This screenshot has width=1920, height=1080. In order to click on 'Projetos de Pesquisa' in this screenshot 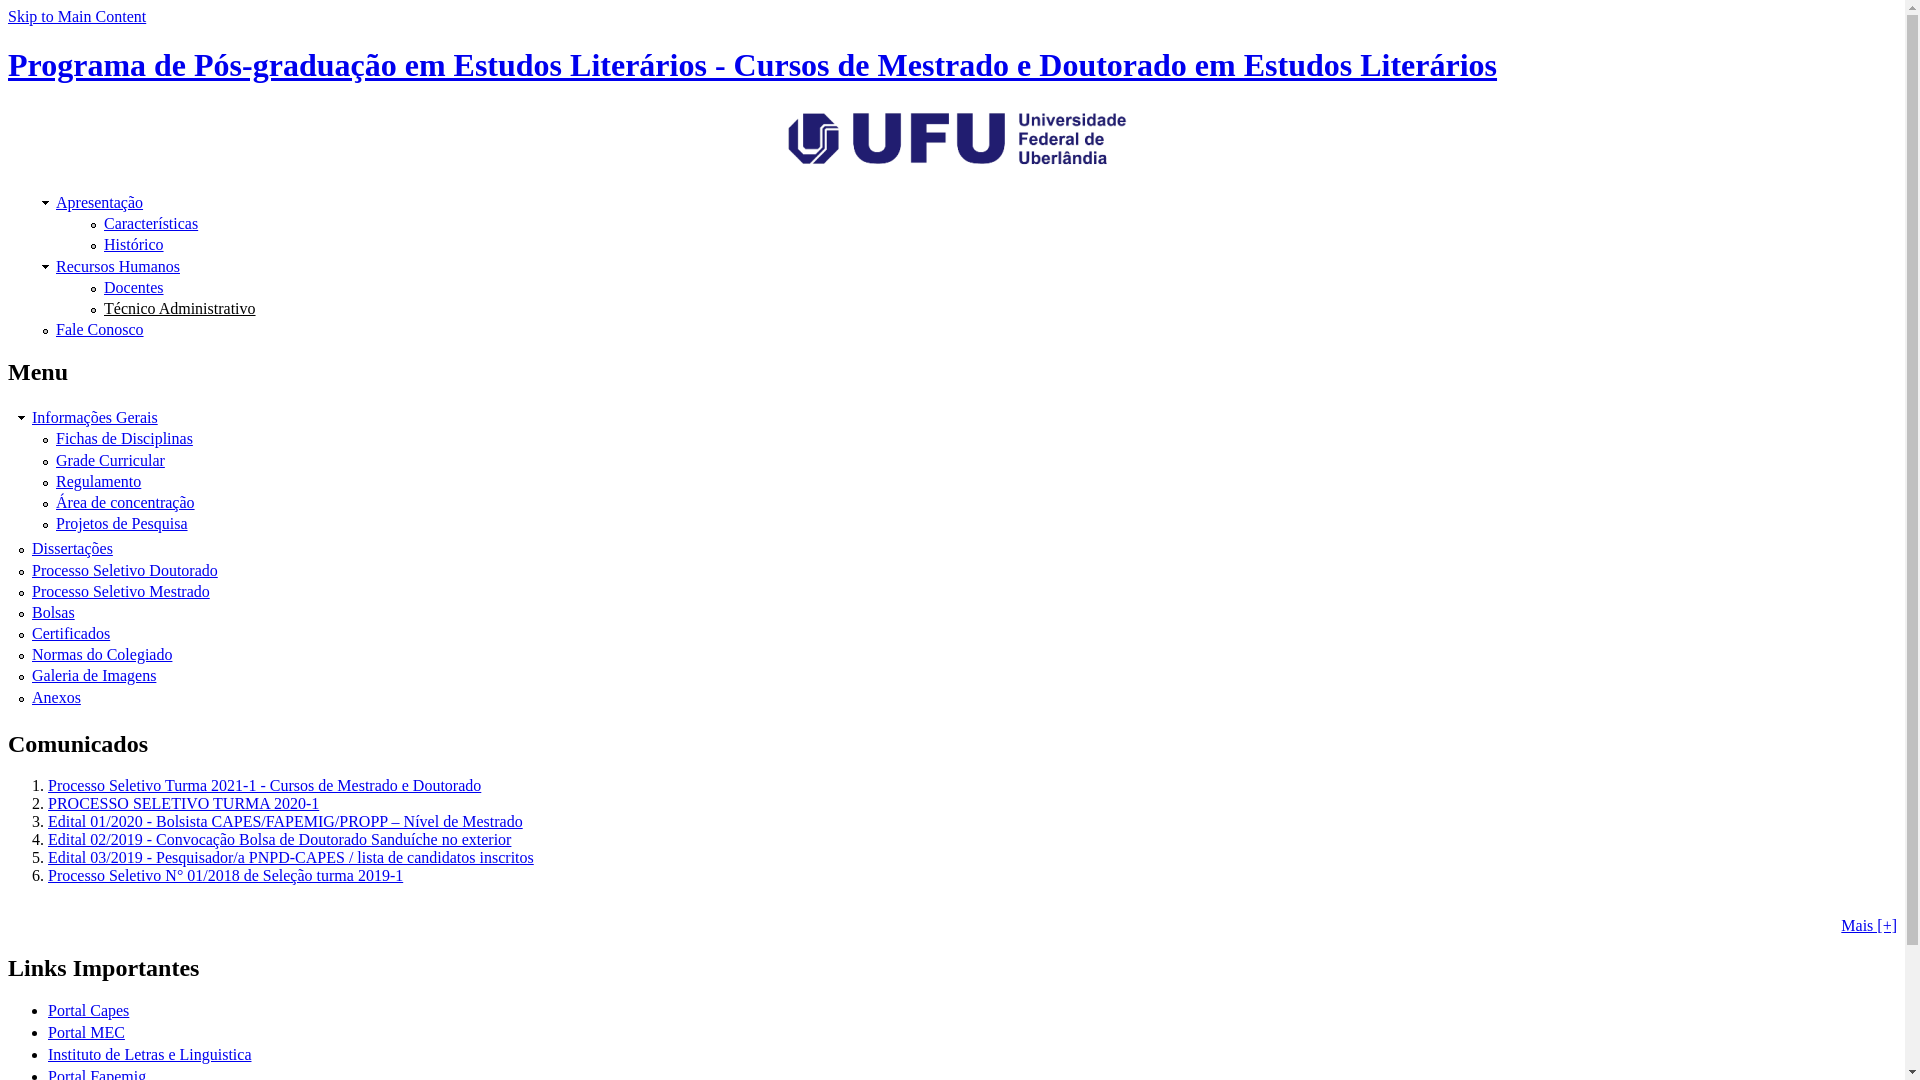, I will do `click(120, 522)`.